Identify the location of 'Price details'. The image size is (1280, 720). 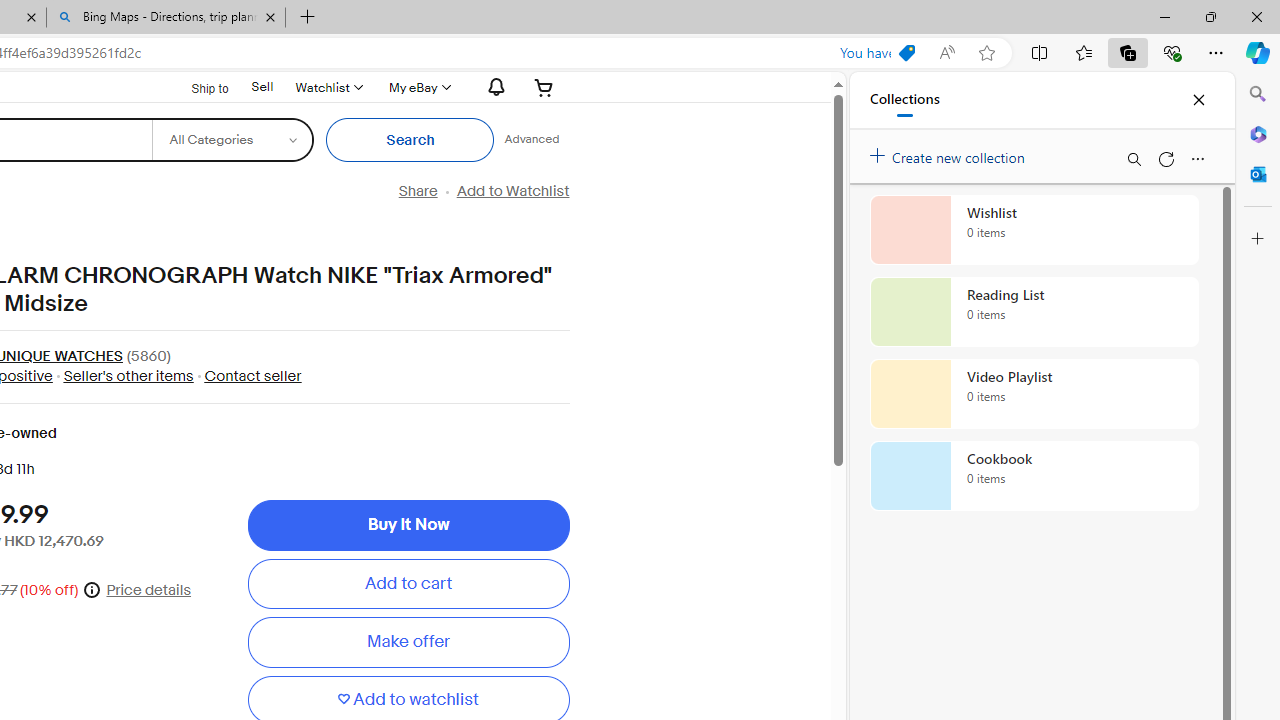
(148, 589).